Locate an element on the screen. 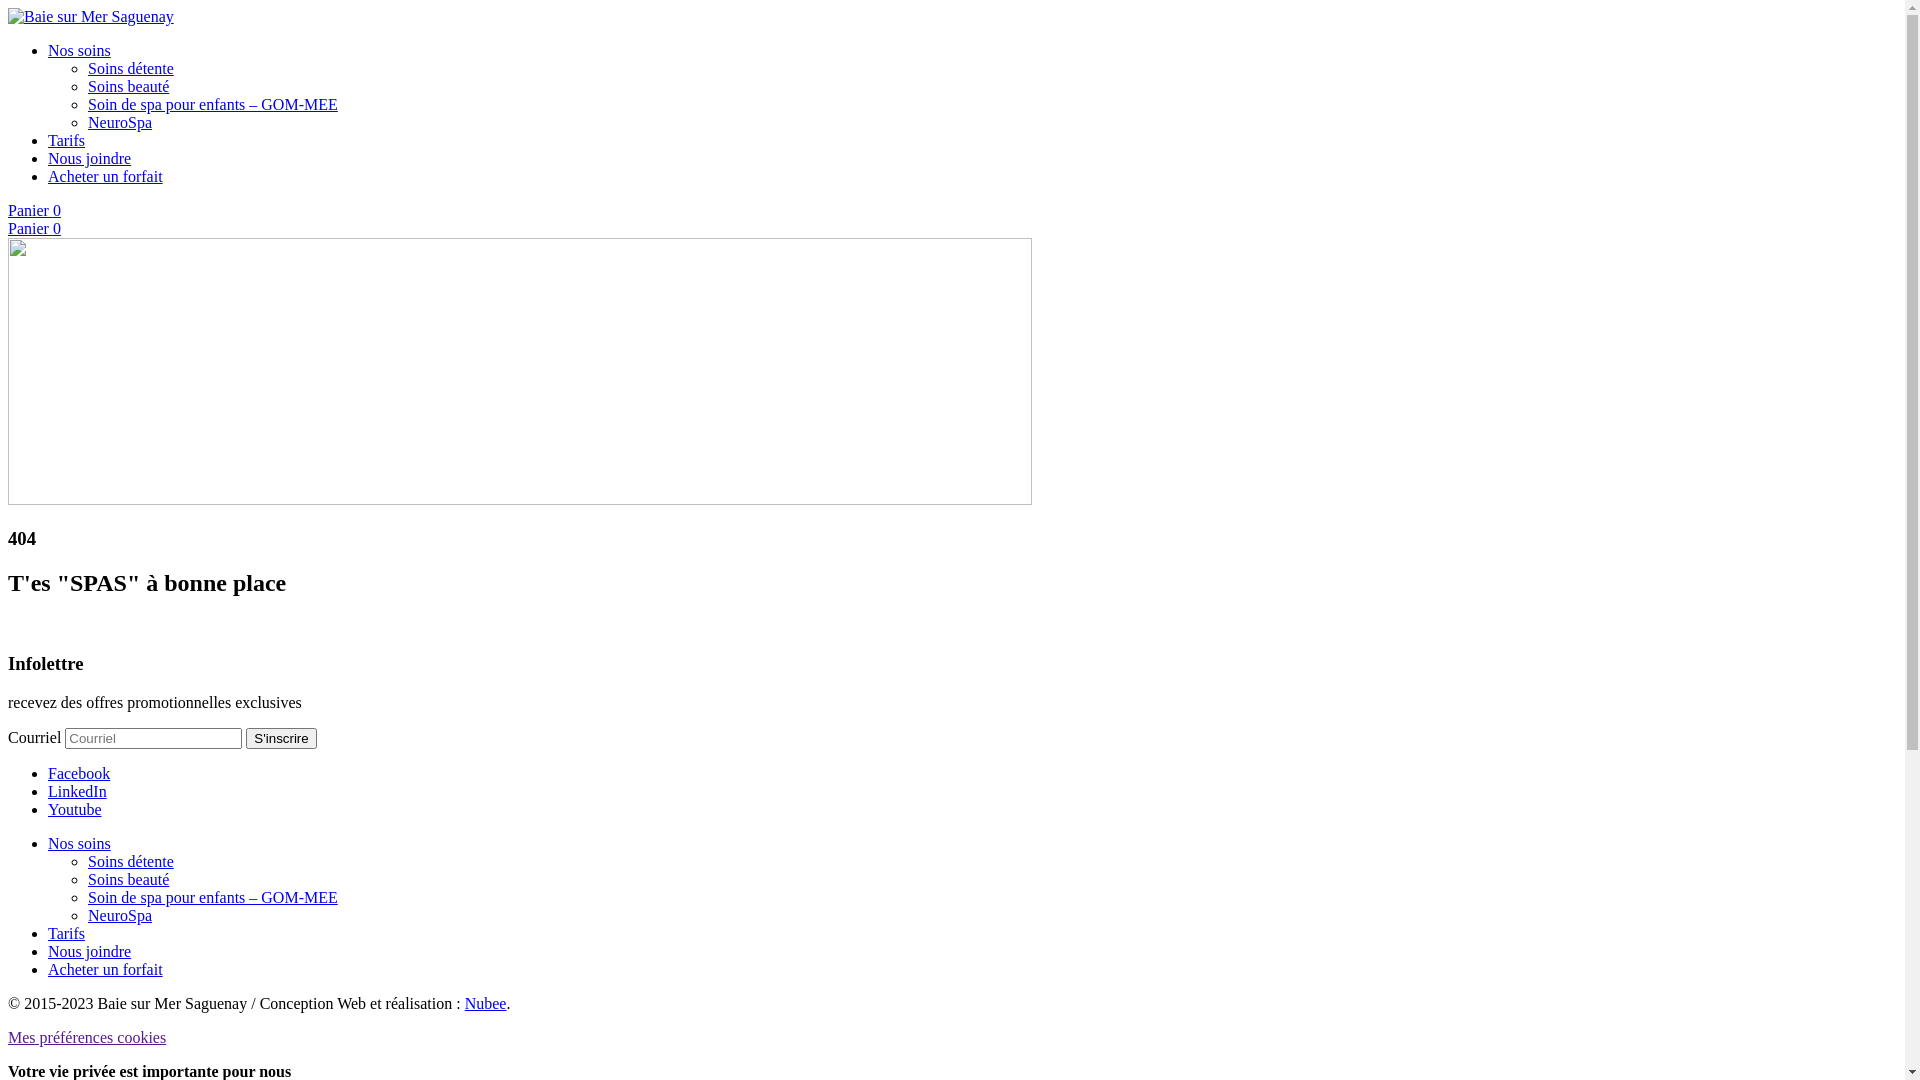  'NeuroSpa' is located at coordinates (119, 915).